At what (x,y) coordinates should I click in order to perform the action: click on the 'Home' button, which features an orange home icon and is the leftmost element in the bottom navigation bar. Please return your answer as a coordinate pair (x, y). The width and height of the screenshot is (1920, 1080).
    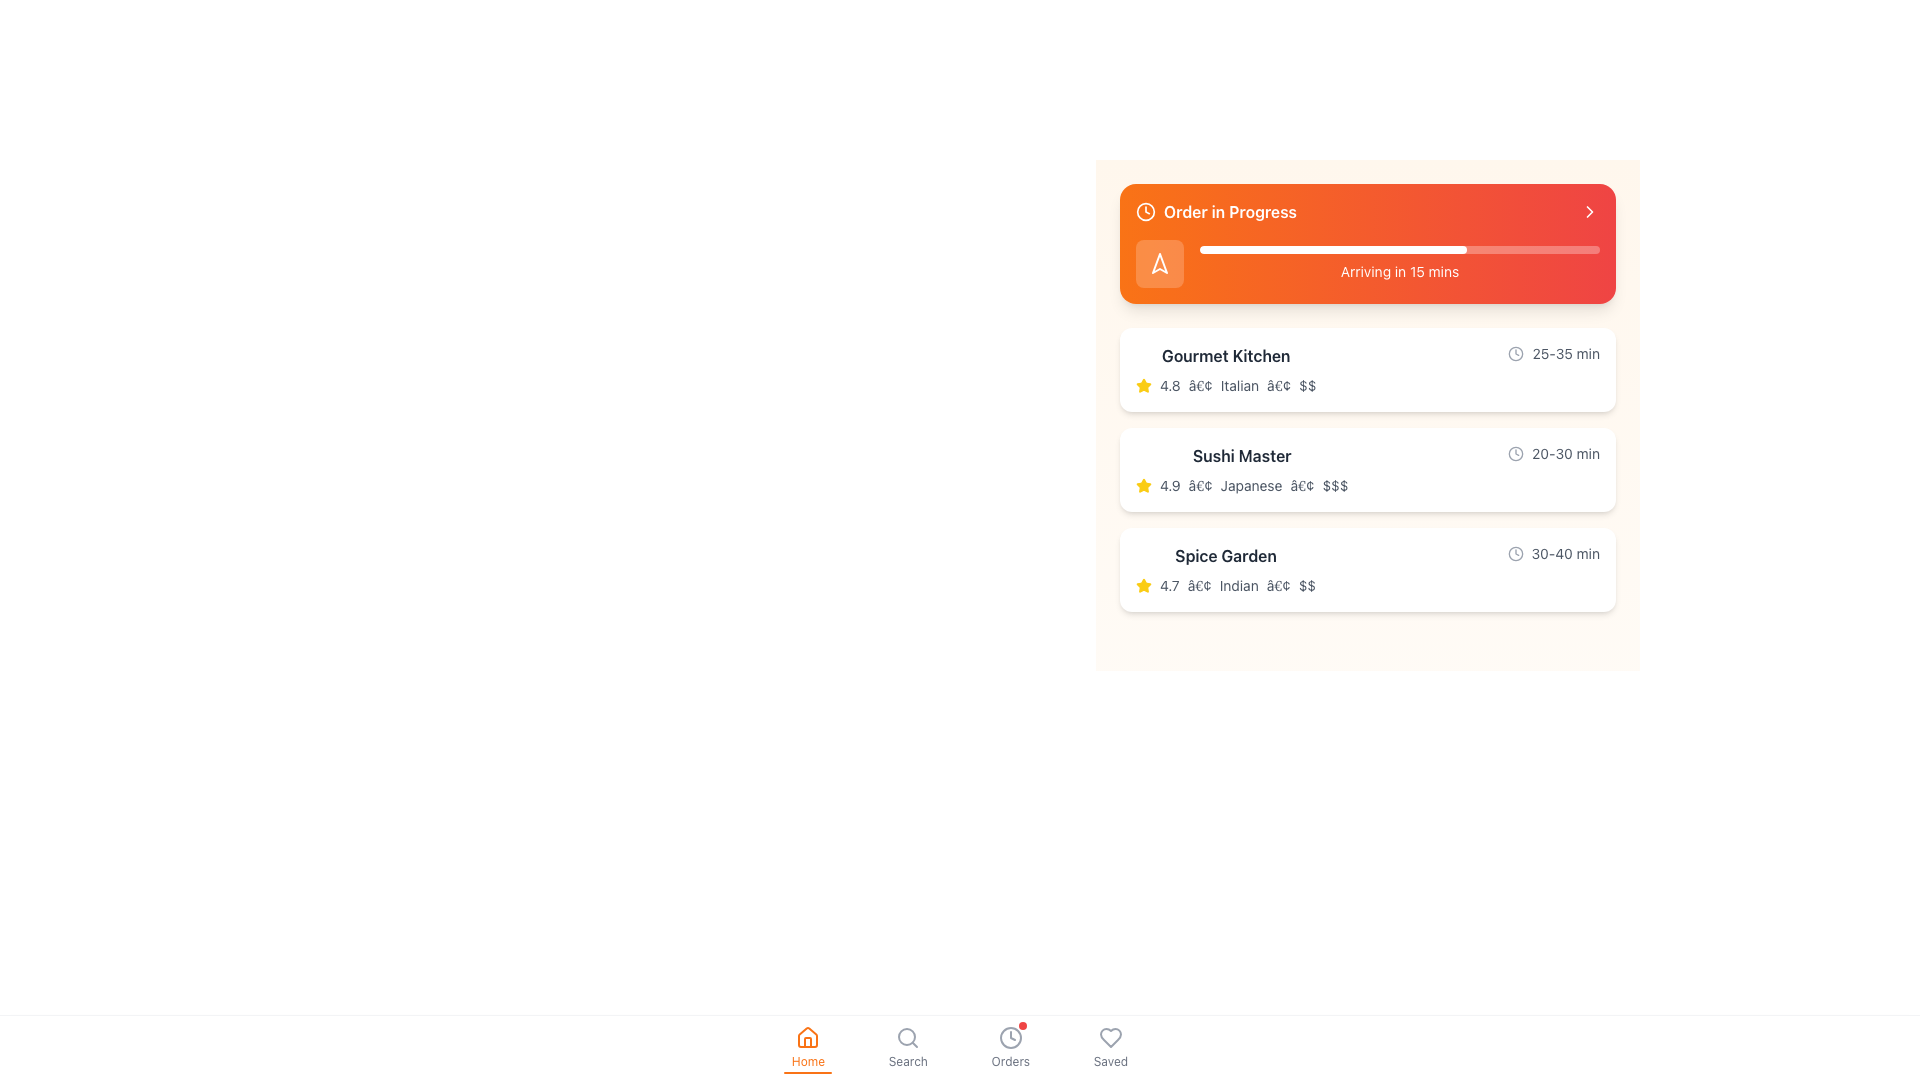
    Looking at the image, I should click on (807, 1047).